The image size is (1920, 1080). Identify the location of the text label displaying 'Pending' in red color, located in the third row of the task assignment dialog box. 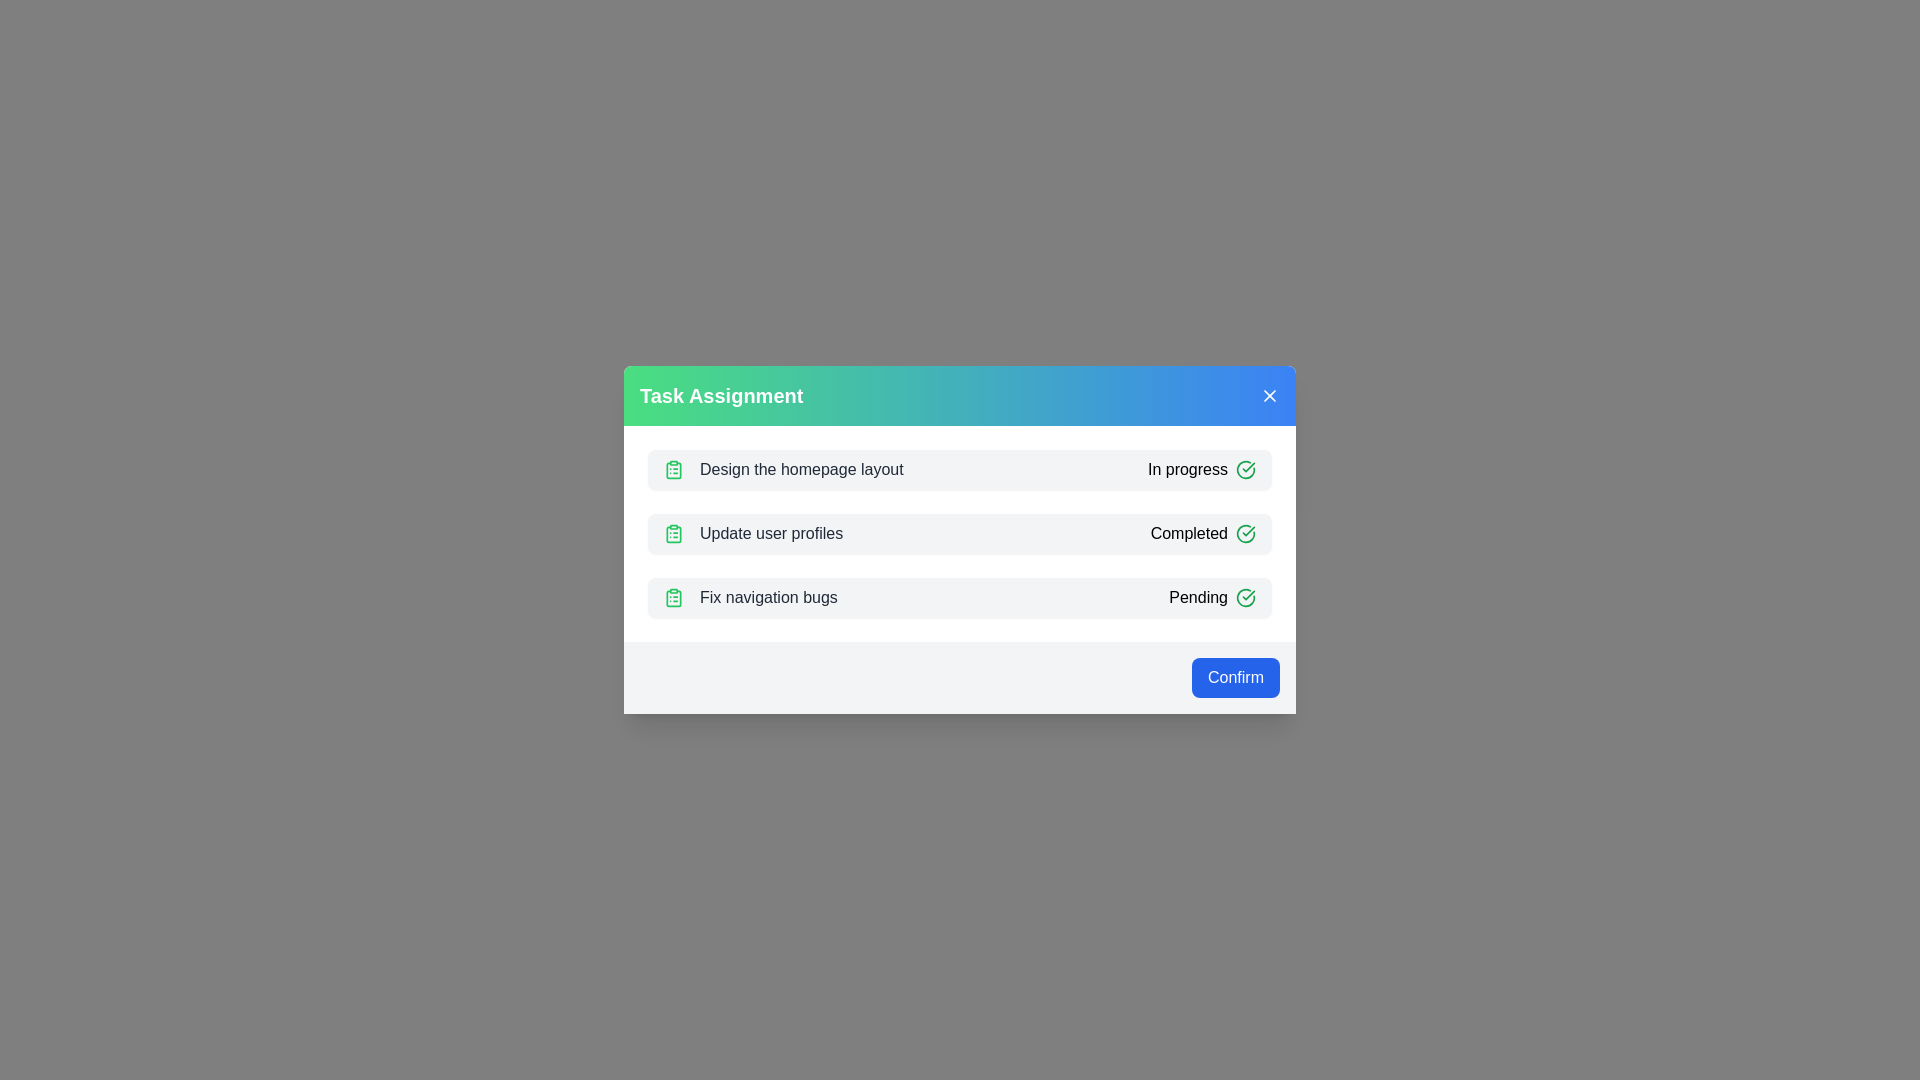
(1198, 596).